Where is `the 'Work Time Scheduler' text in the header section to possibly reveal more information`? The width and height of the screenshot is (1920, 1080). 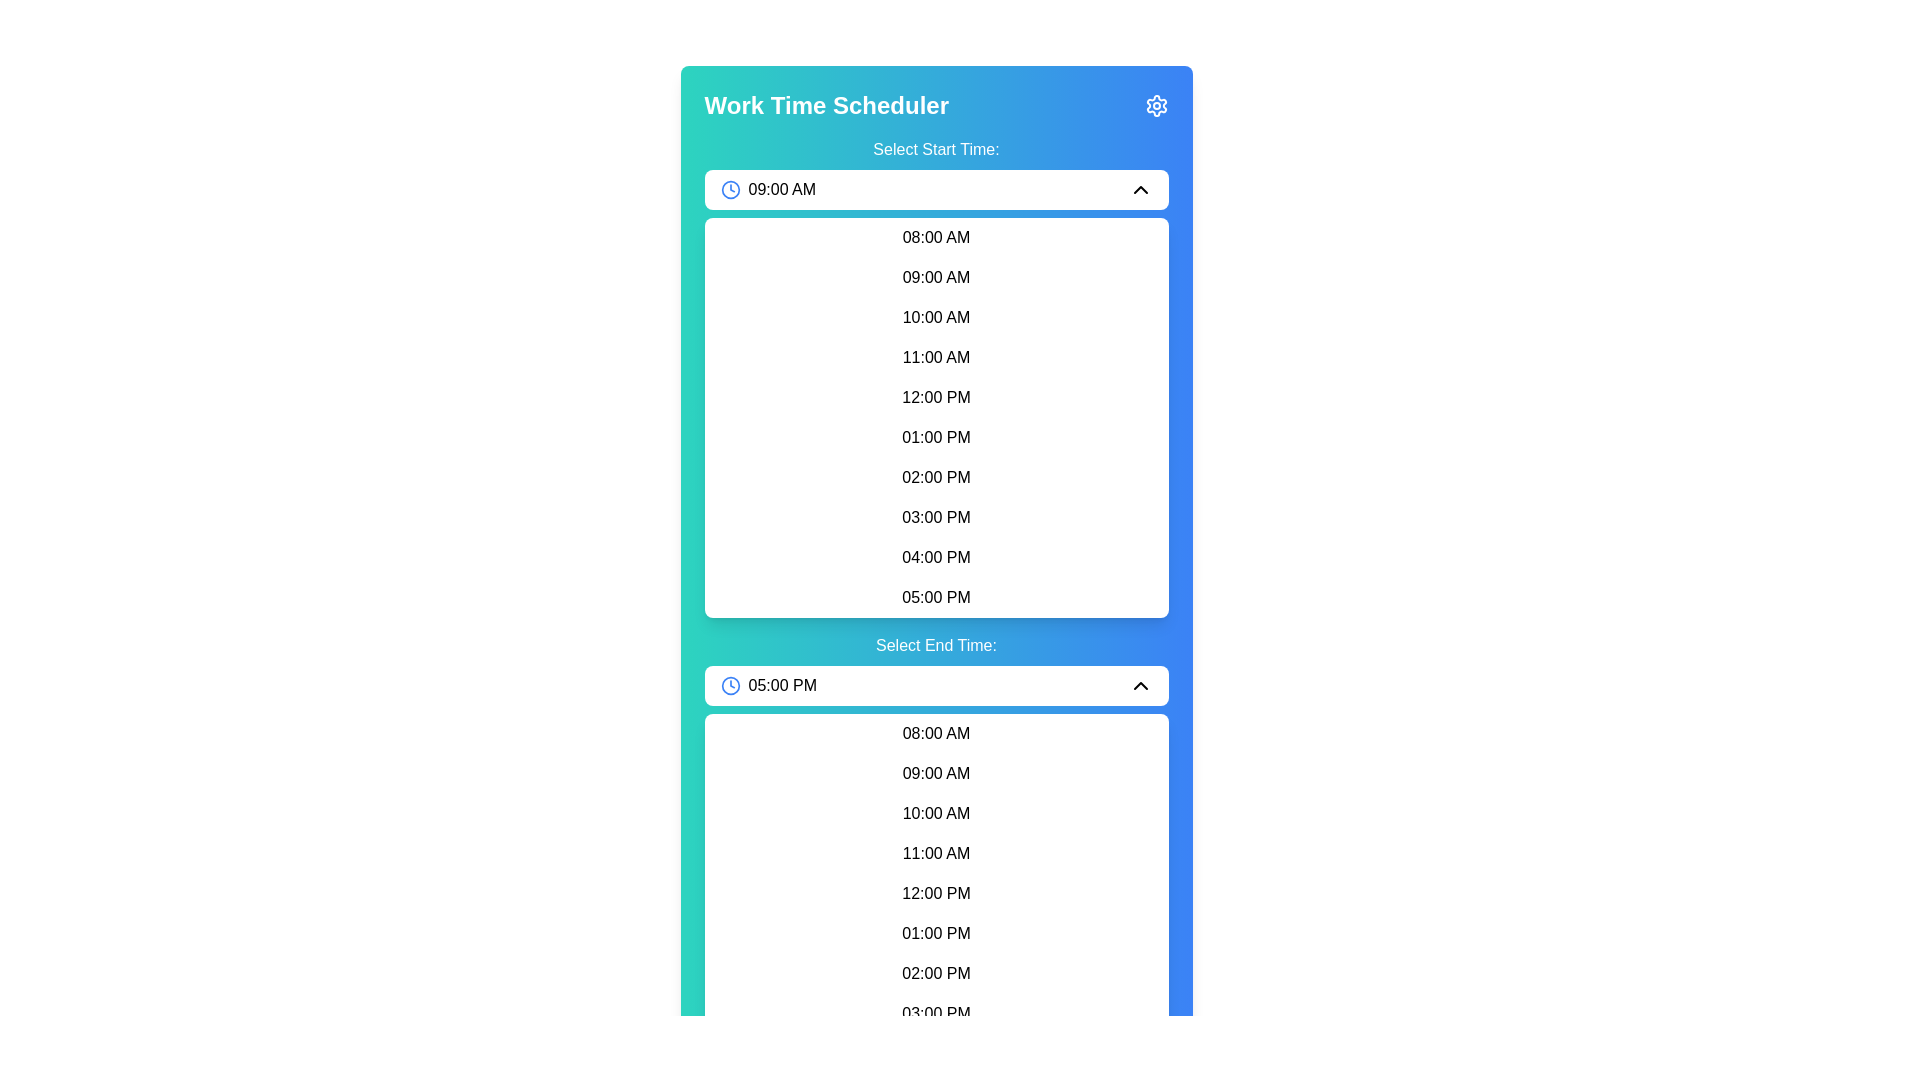 the 'Work Time Scheduler' text in the header section to possibly reveal more information is located at coordinates (935, 105).